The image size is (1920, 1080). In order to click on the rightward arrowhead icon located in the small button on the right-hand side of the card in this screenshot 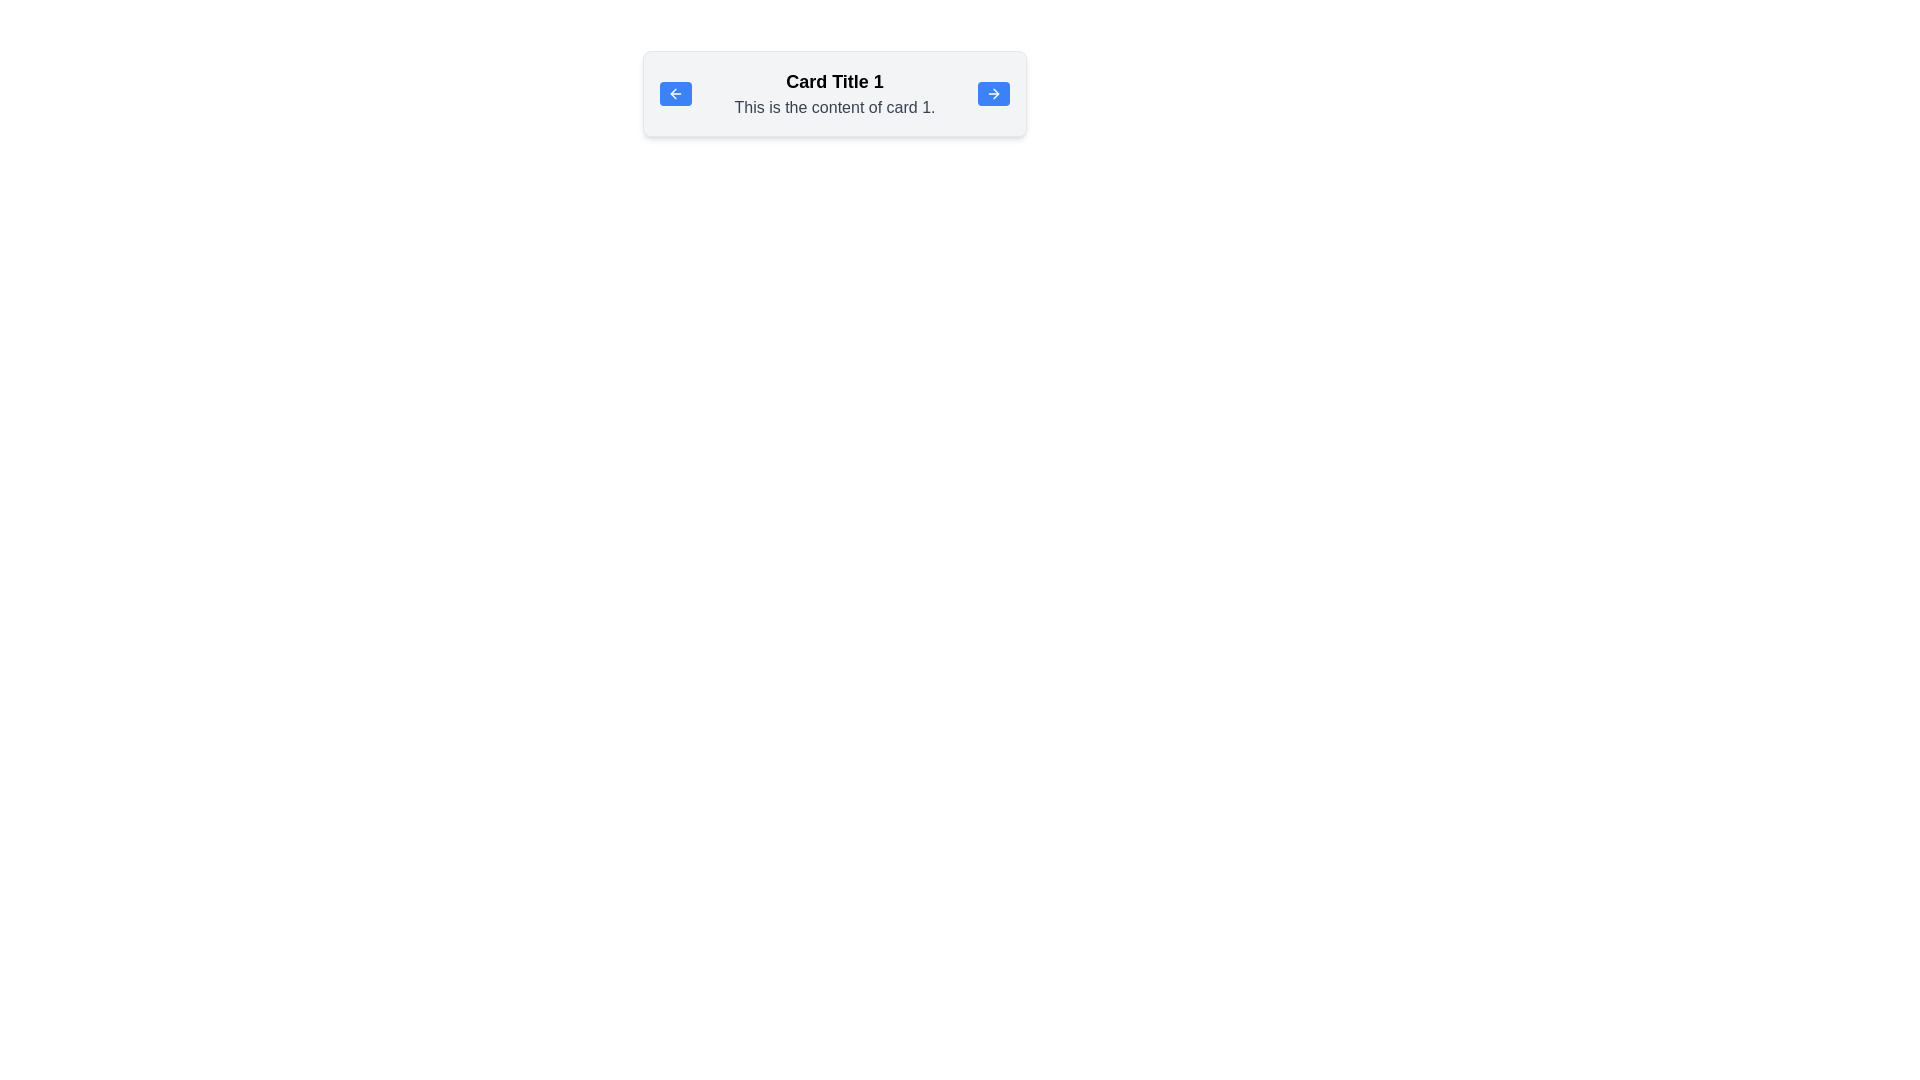, I will do `click(996, 93)`.